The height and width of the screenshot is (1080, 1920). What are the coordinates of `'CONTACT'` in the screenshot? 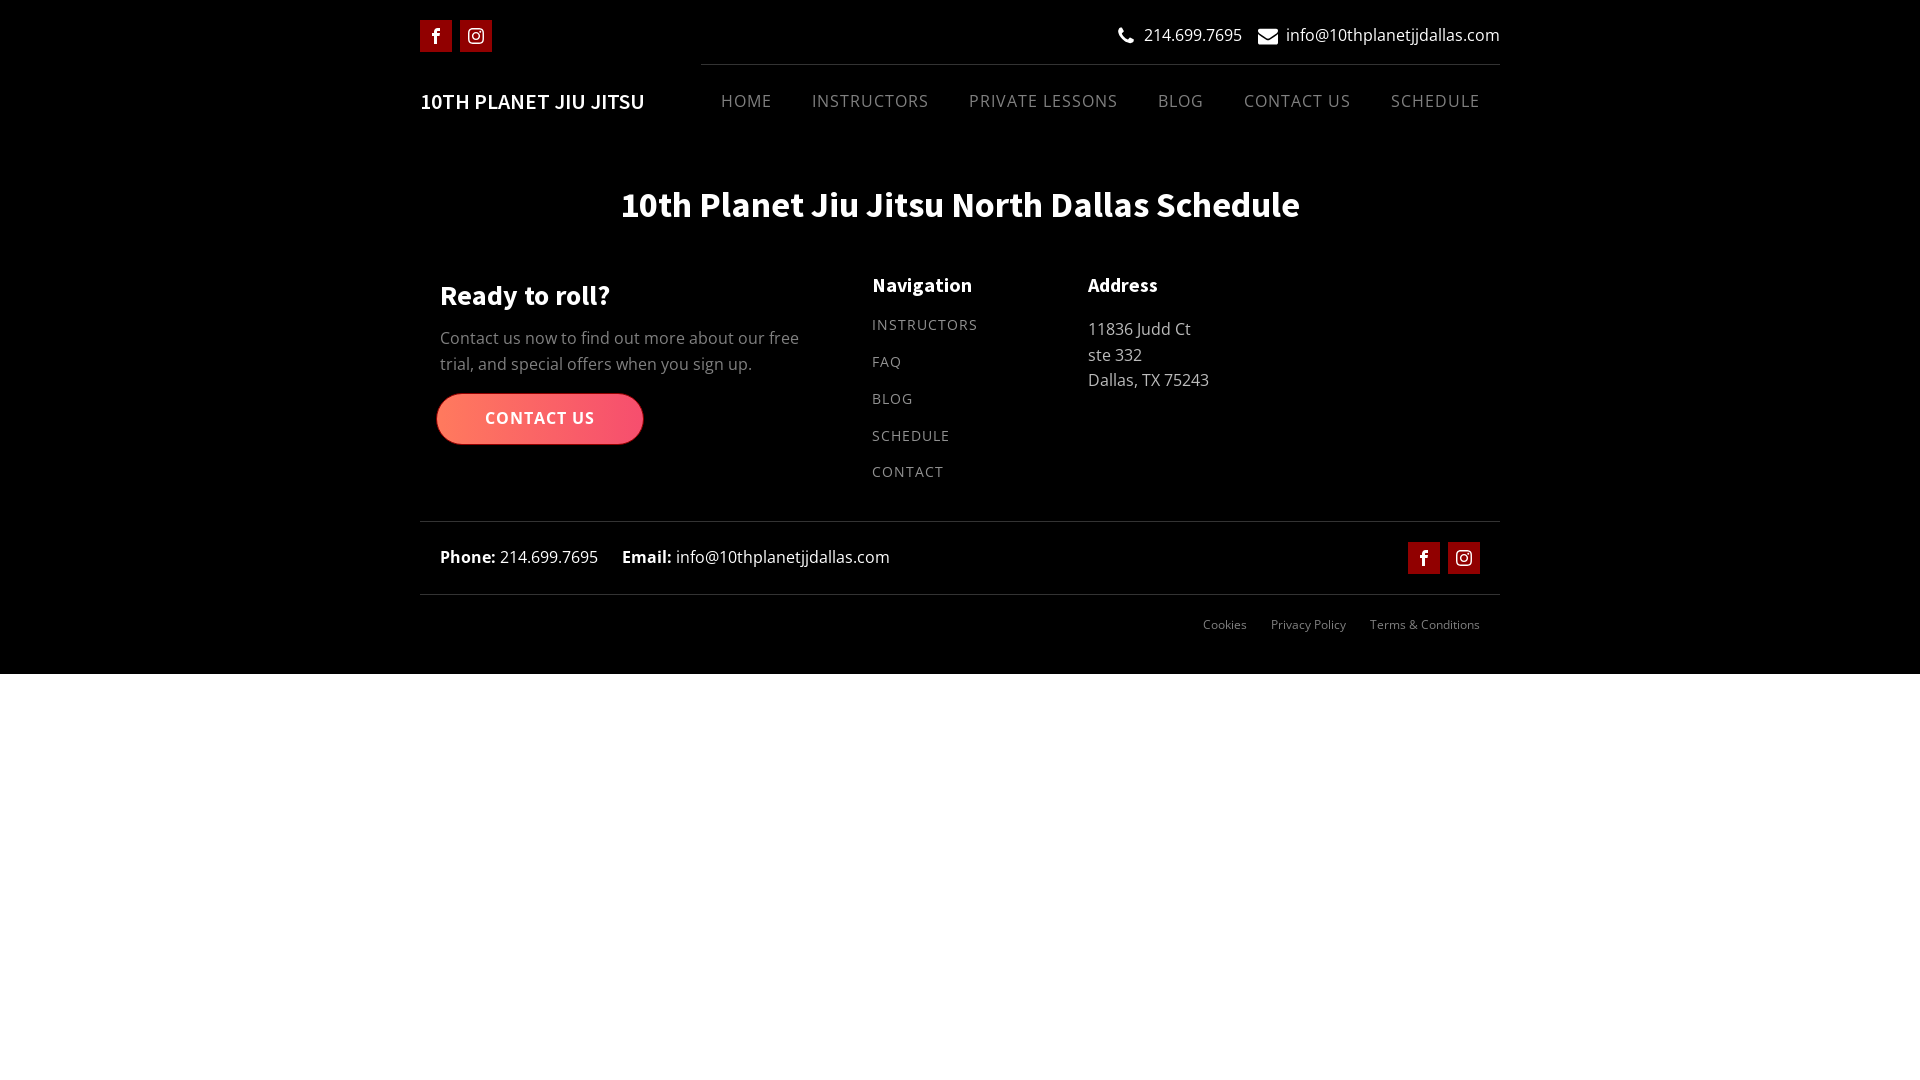 It's located at (906, 472).